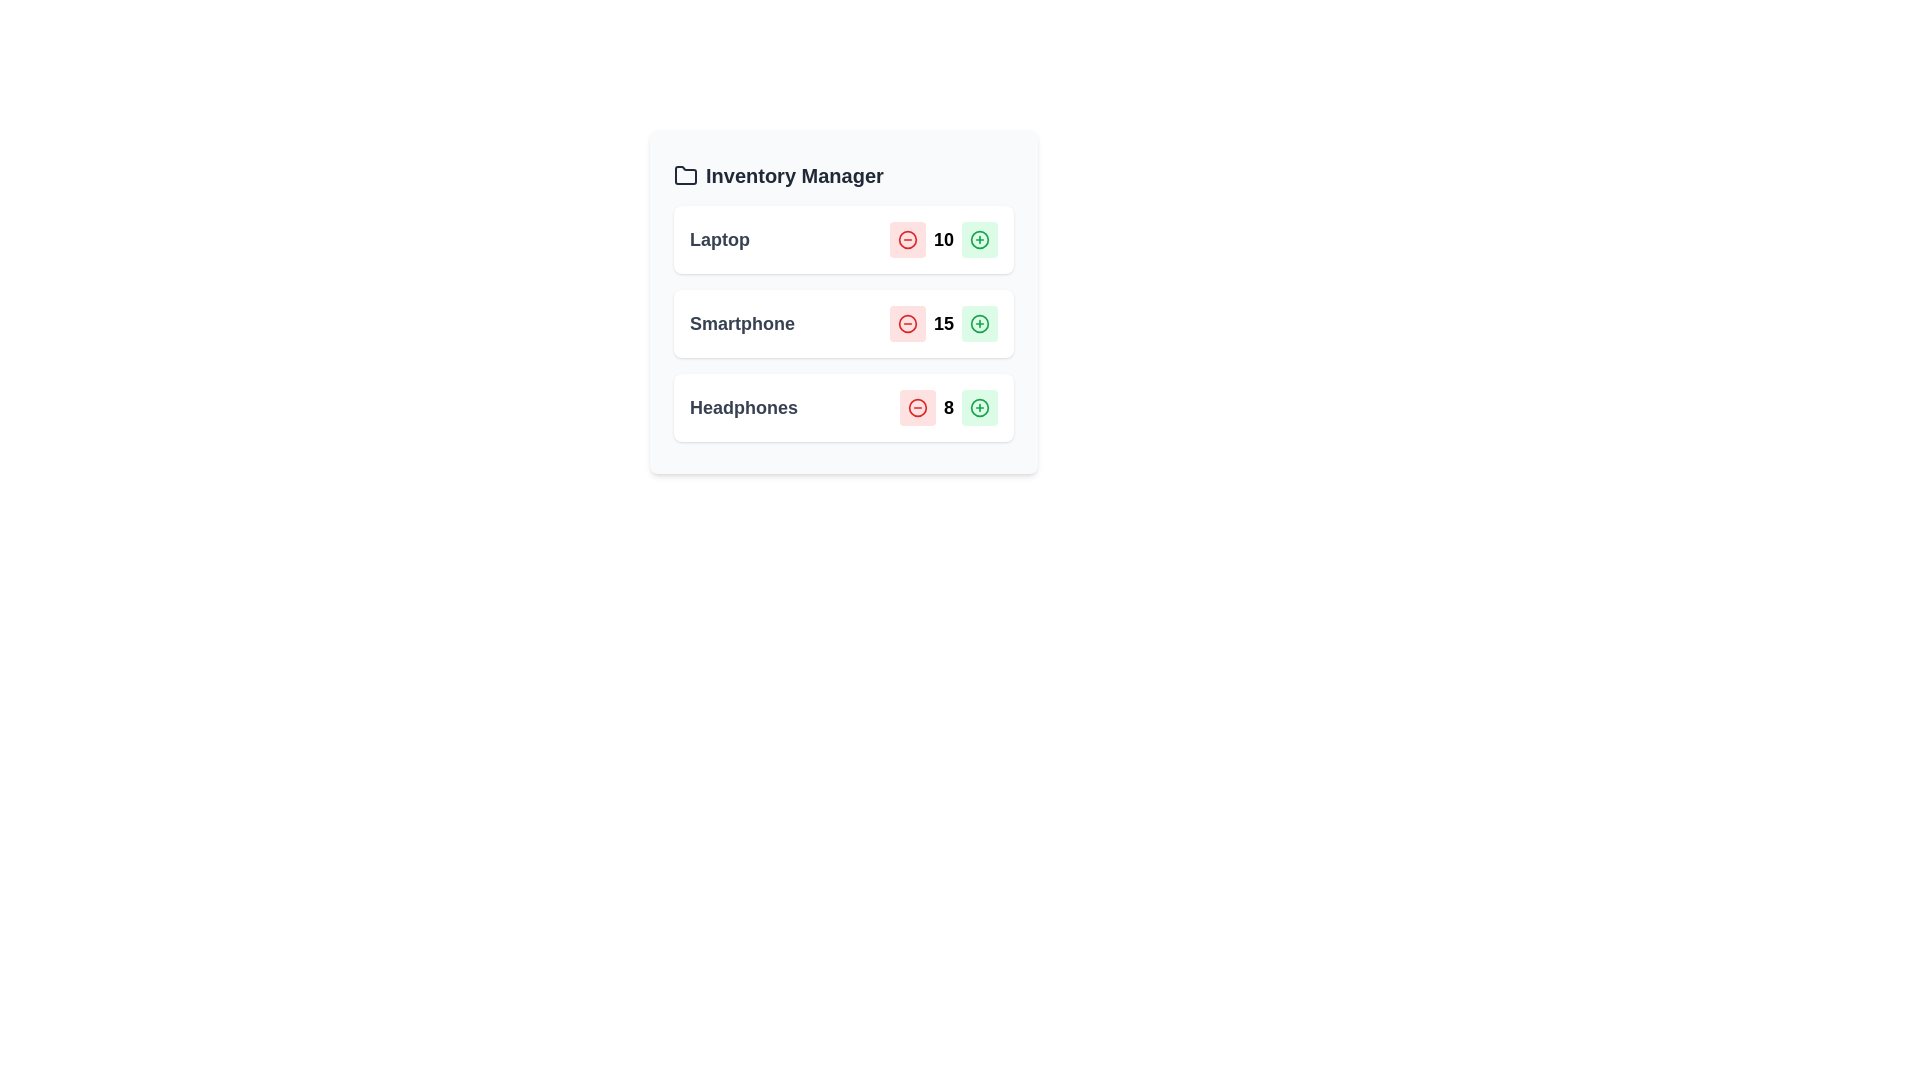 The width and height of the screenshot is (1920, 1080). Describe the element at coordinates (916, 407) in the screenshot. I see `minus button for the Headphones item` at that location.